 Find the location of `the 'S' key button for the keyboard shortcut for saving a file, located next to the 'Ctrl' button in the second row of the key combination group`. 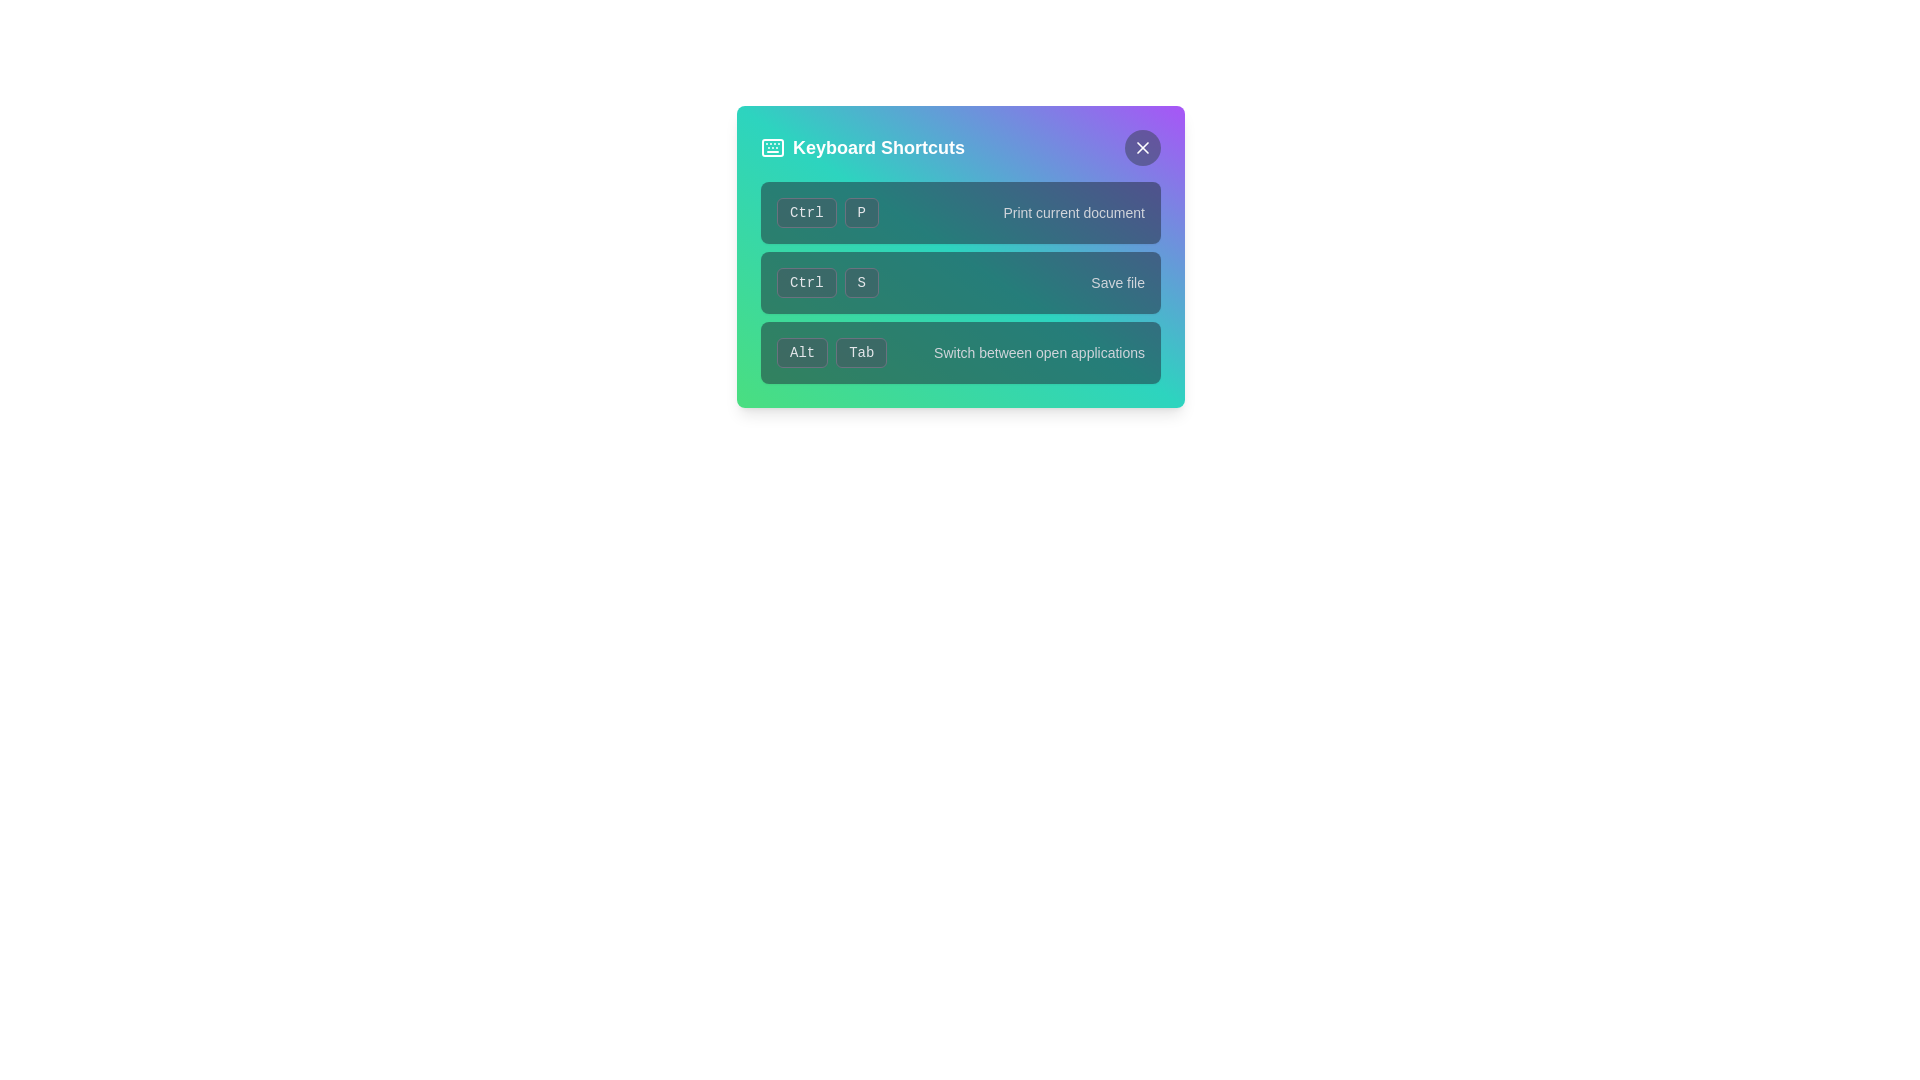

the 'S' key button for the keyboard shortcut for saving a file, located next to the 'Ctrl' button in the second row of the key combination group is located at coordinates (861, 282).